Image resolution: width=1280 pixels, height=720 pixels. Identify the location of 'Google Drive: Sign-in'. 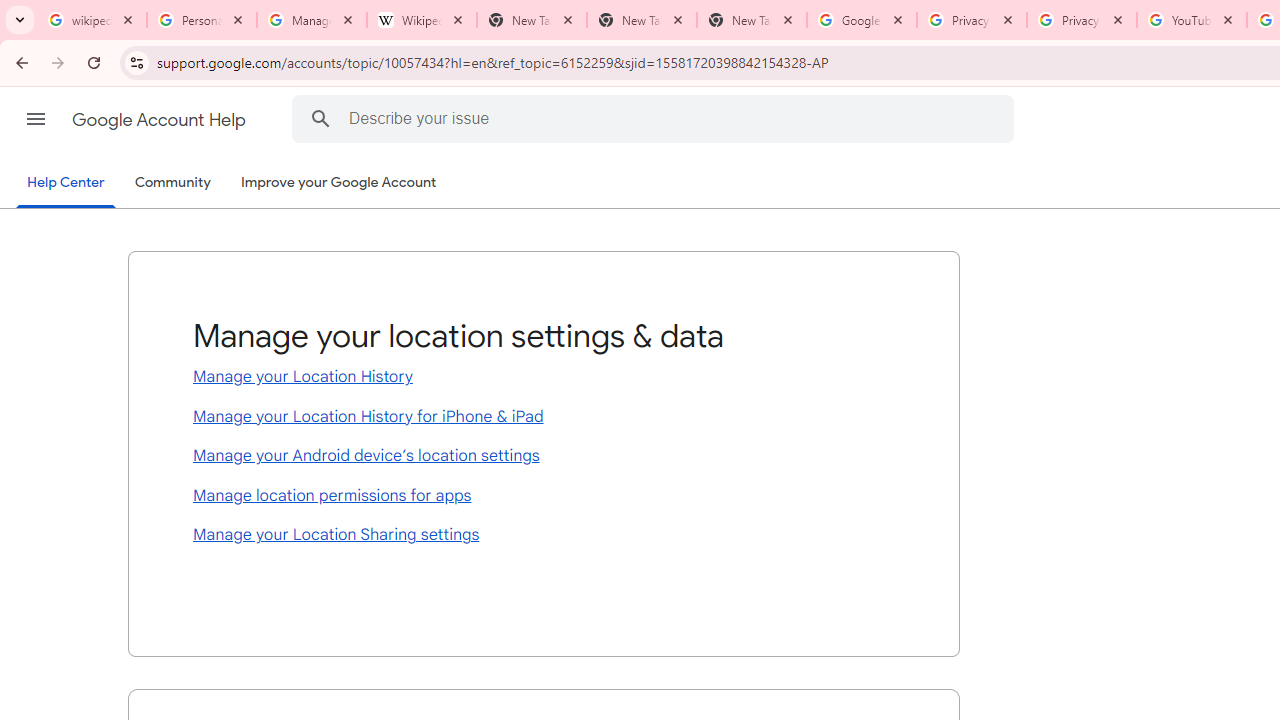
(861, 20).